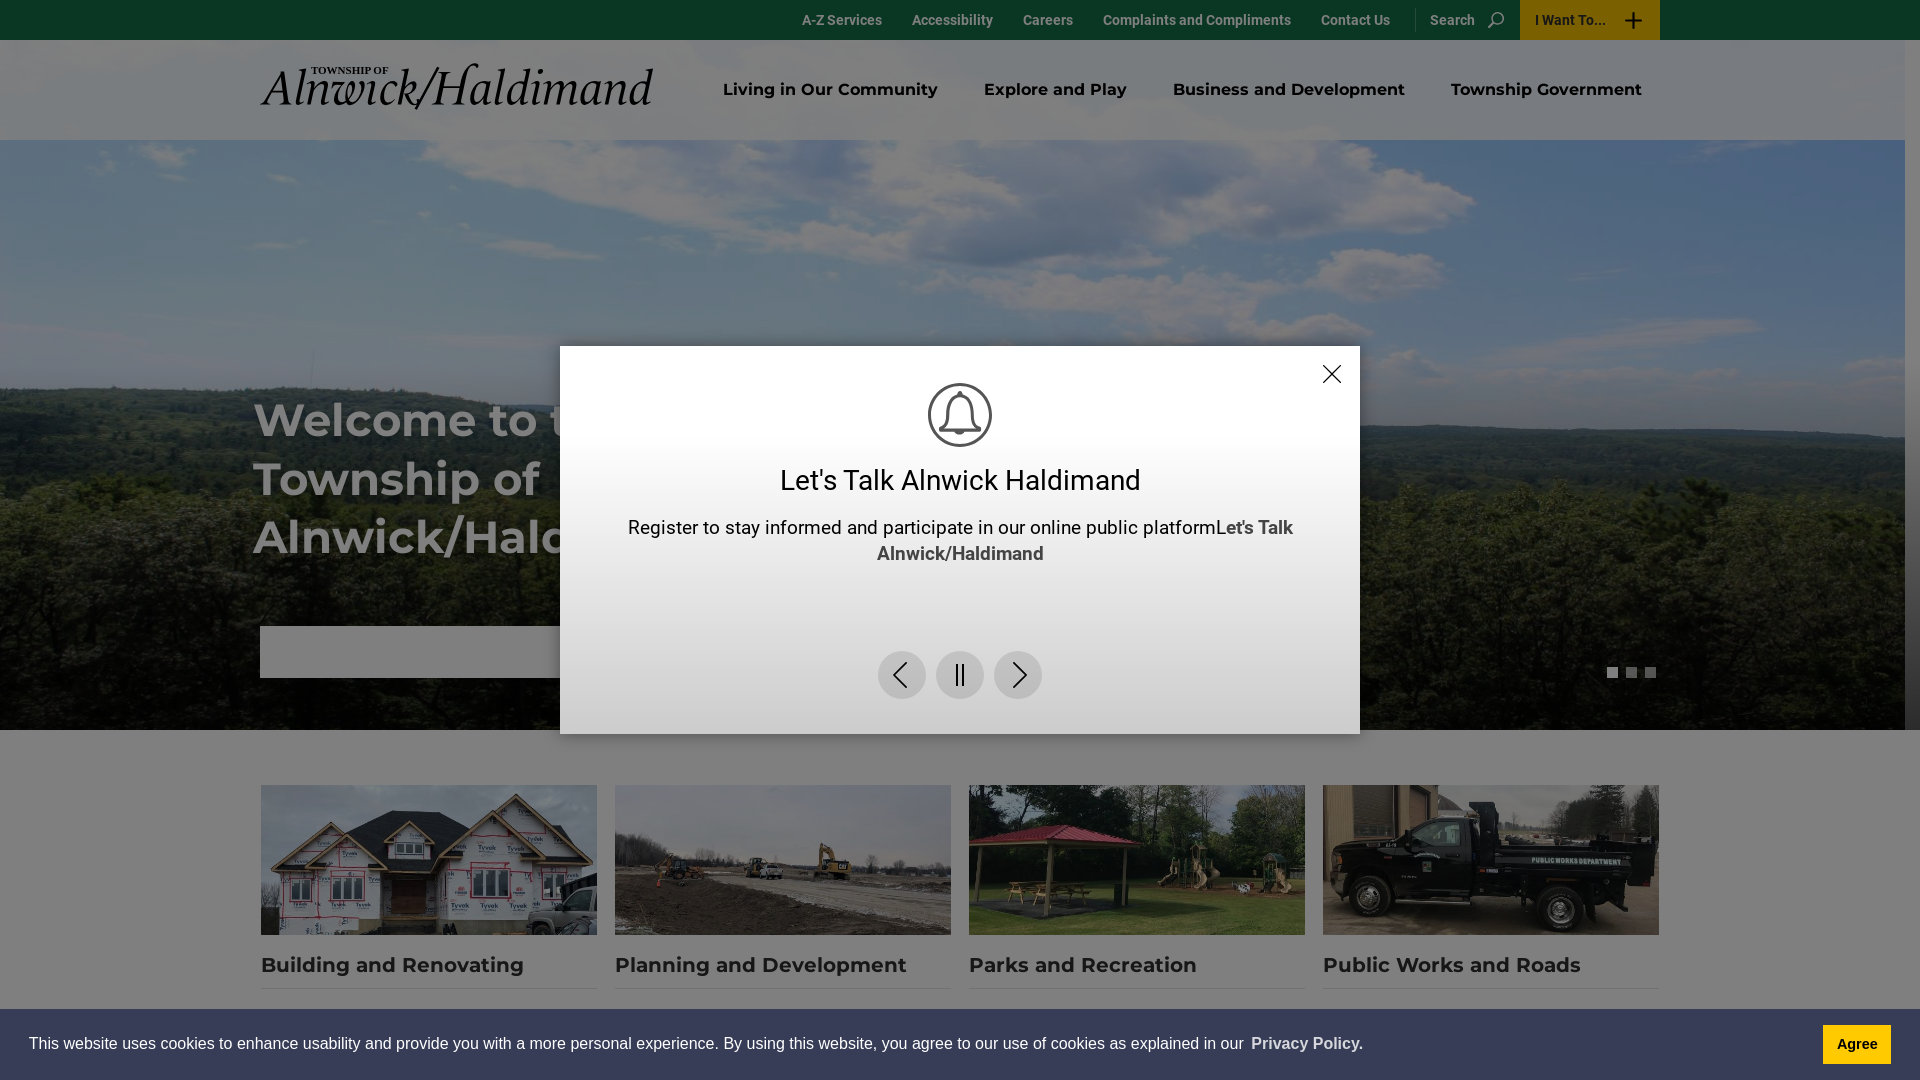  What do you see at coordinates (1355, 19) in the screenshot?
I see `'Contact Us'` at bounding box center [1355, 19].